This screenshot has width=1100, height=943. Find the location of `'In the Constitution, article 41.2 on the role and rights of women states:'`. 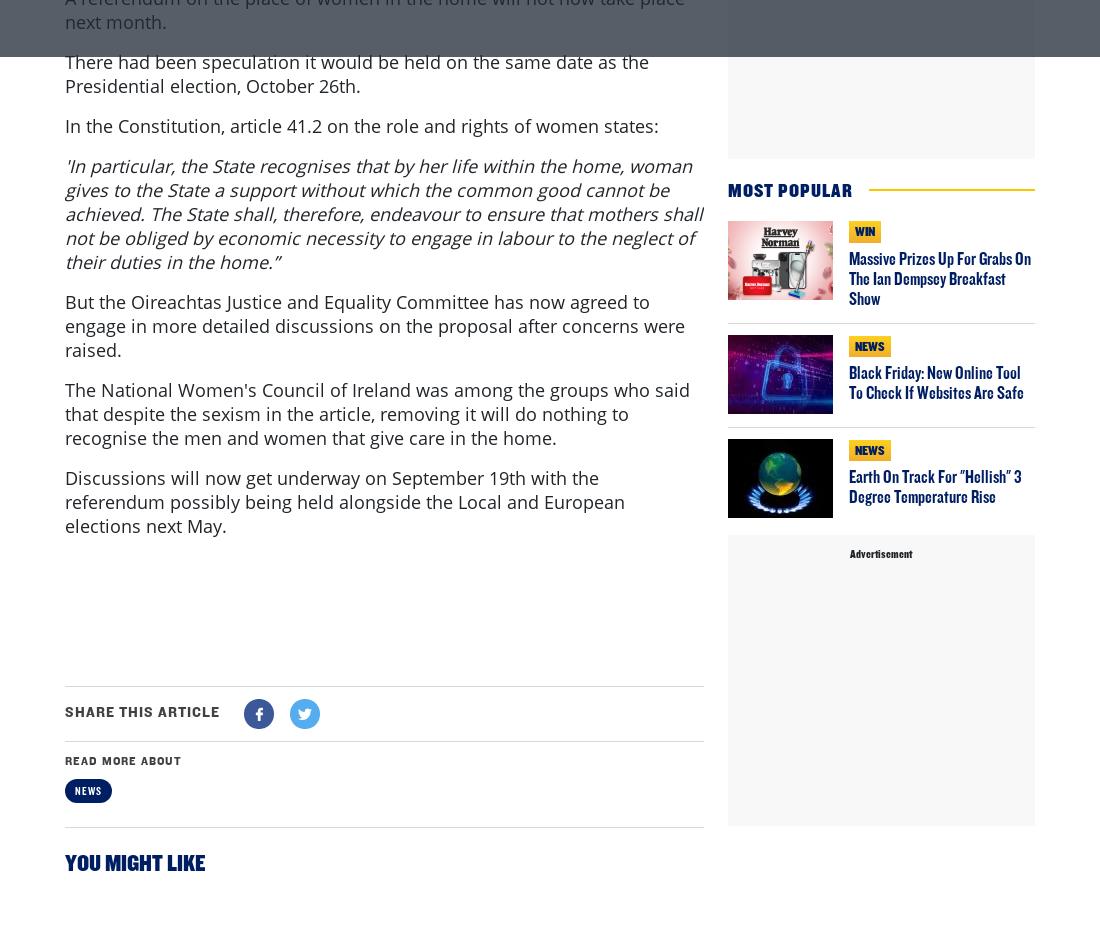

'In the Constitution, article 41.2 on the role and rights of women states:' is located at coordinates (362, 207).